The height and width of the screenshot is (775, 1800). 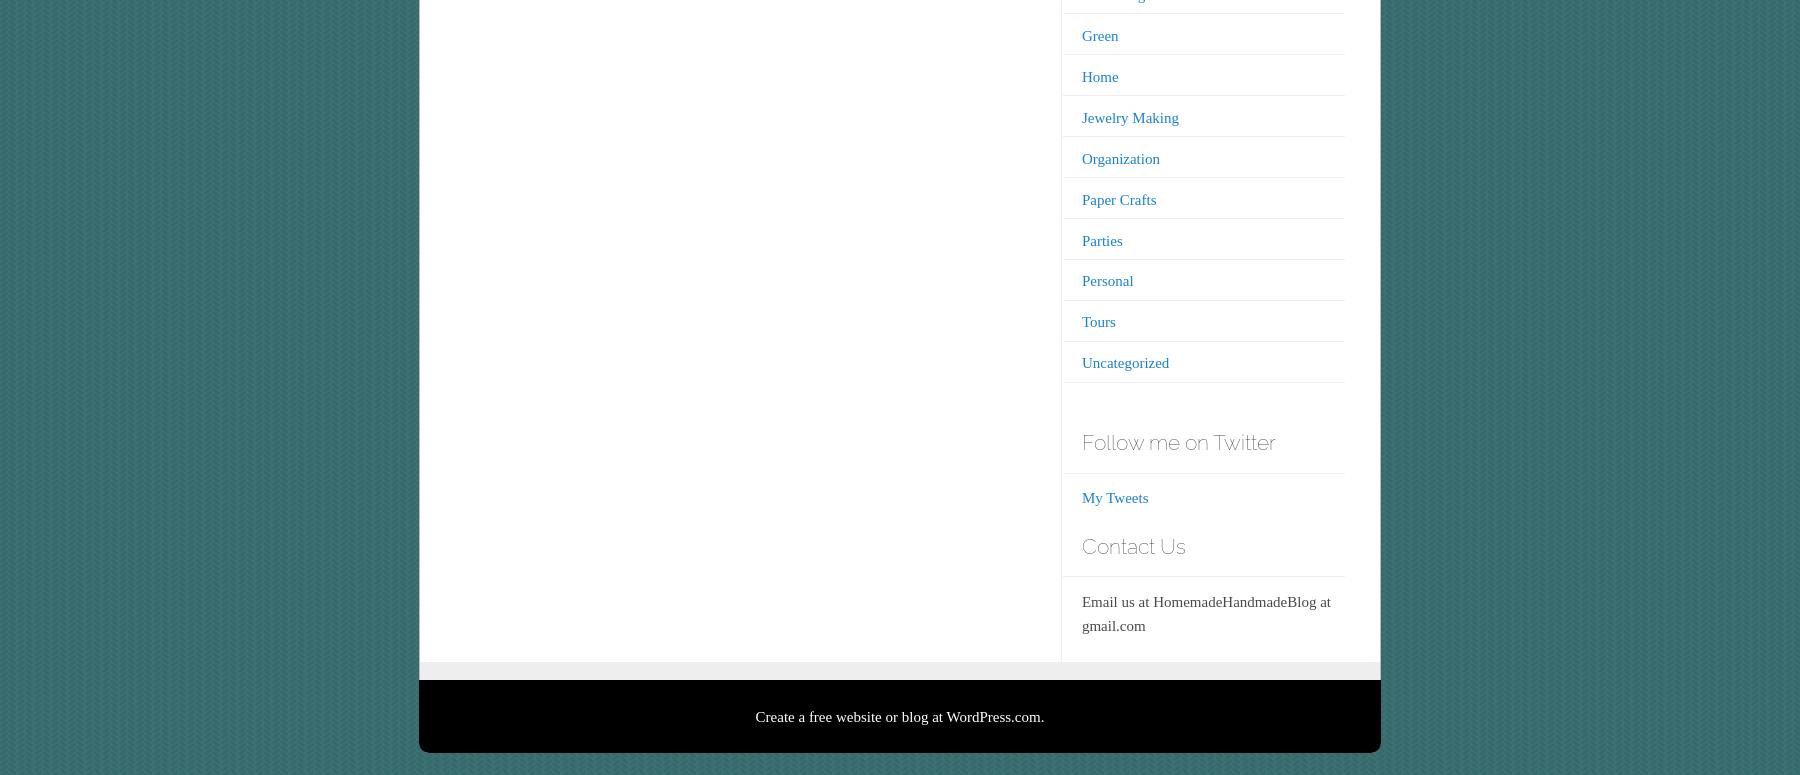 What do you see at coordinates (1114, 497) in the screenshot?
I see `'My Tweets'` at bounding box center [1114, 497].